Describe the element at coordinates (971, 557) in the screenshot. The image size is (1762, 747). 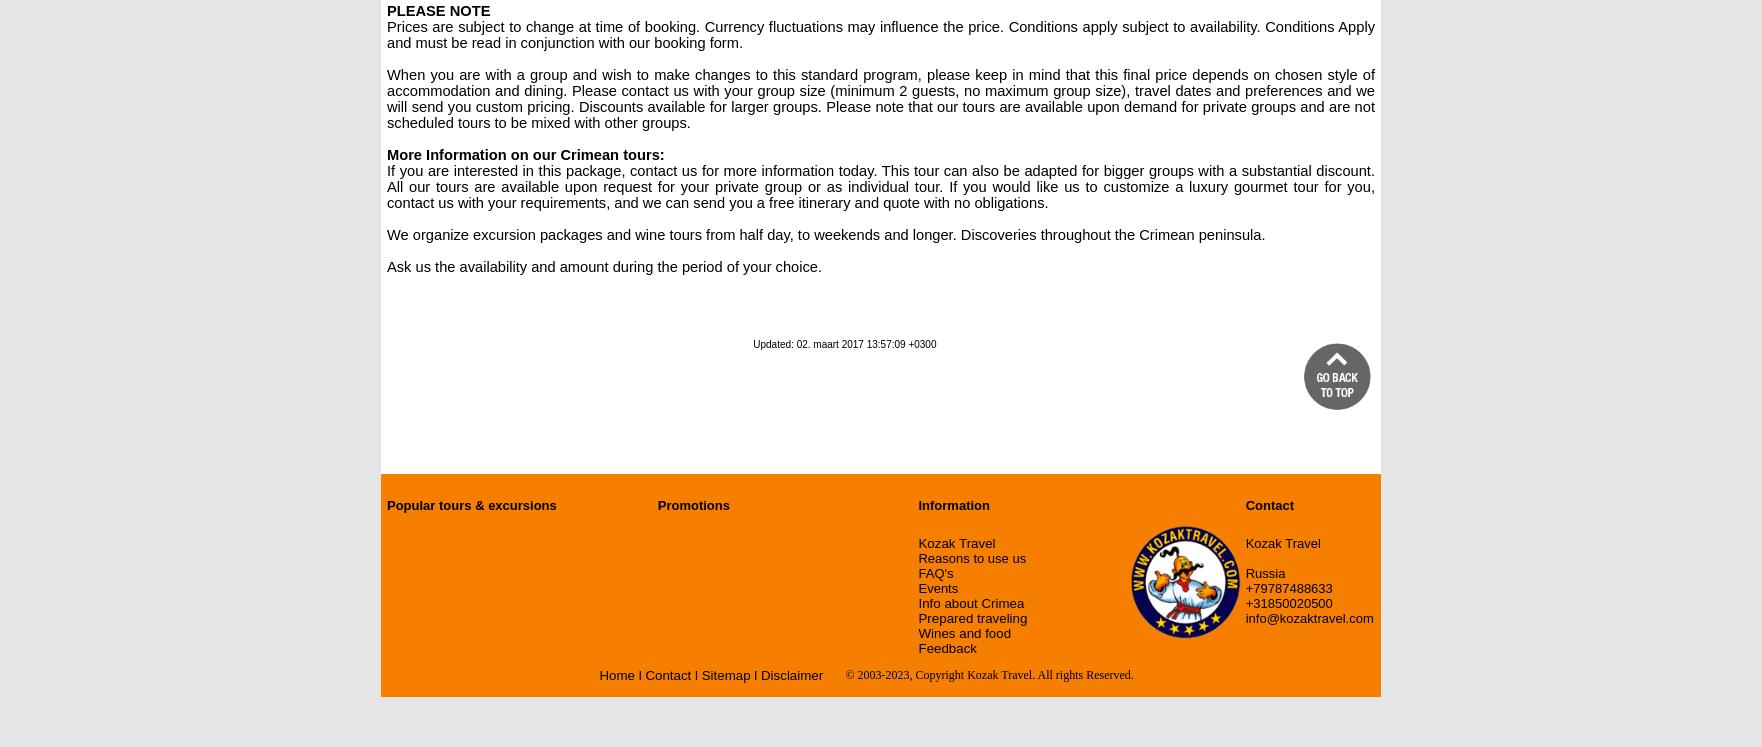
I see `'Reasons to use us'` at that location.